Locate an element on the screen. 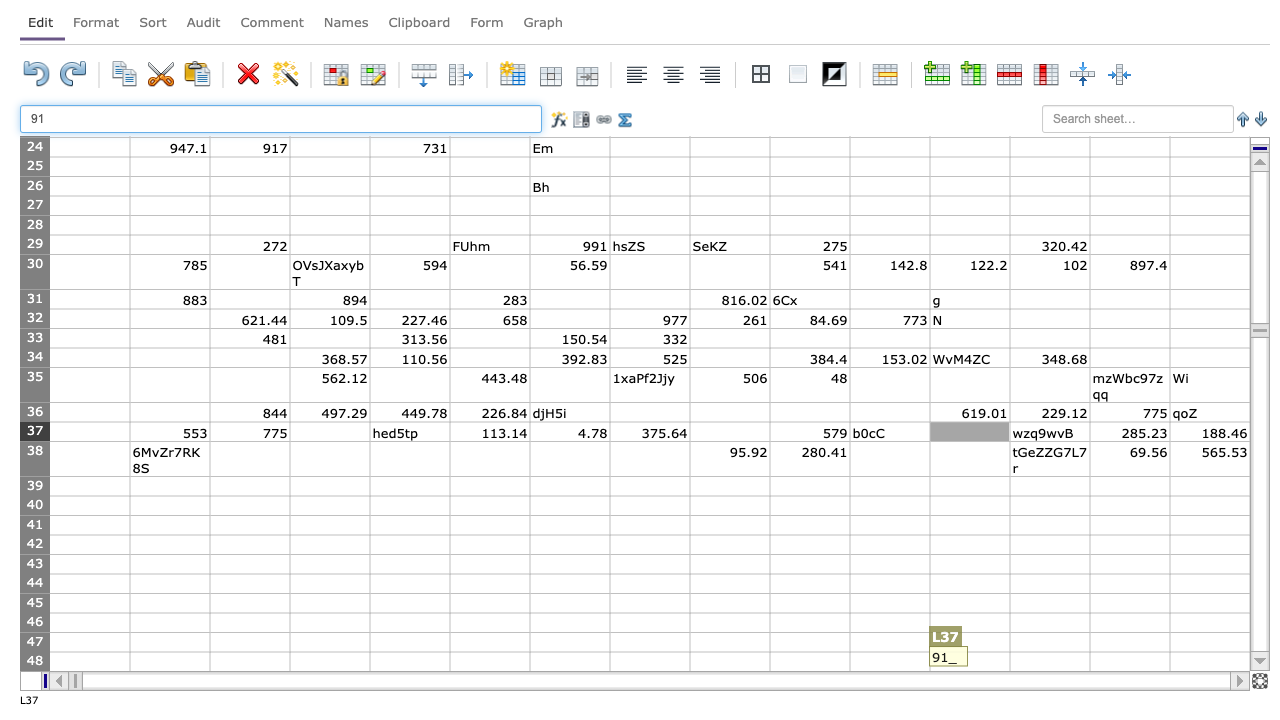 This screenshot has width=1280, height=720. left border at column N row 48 is located at coordinates (1089, 661).